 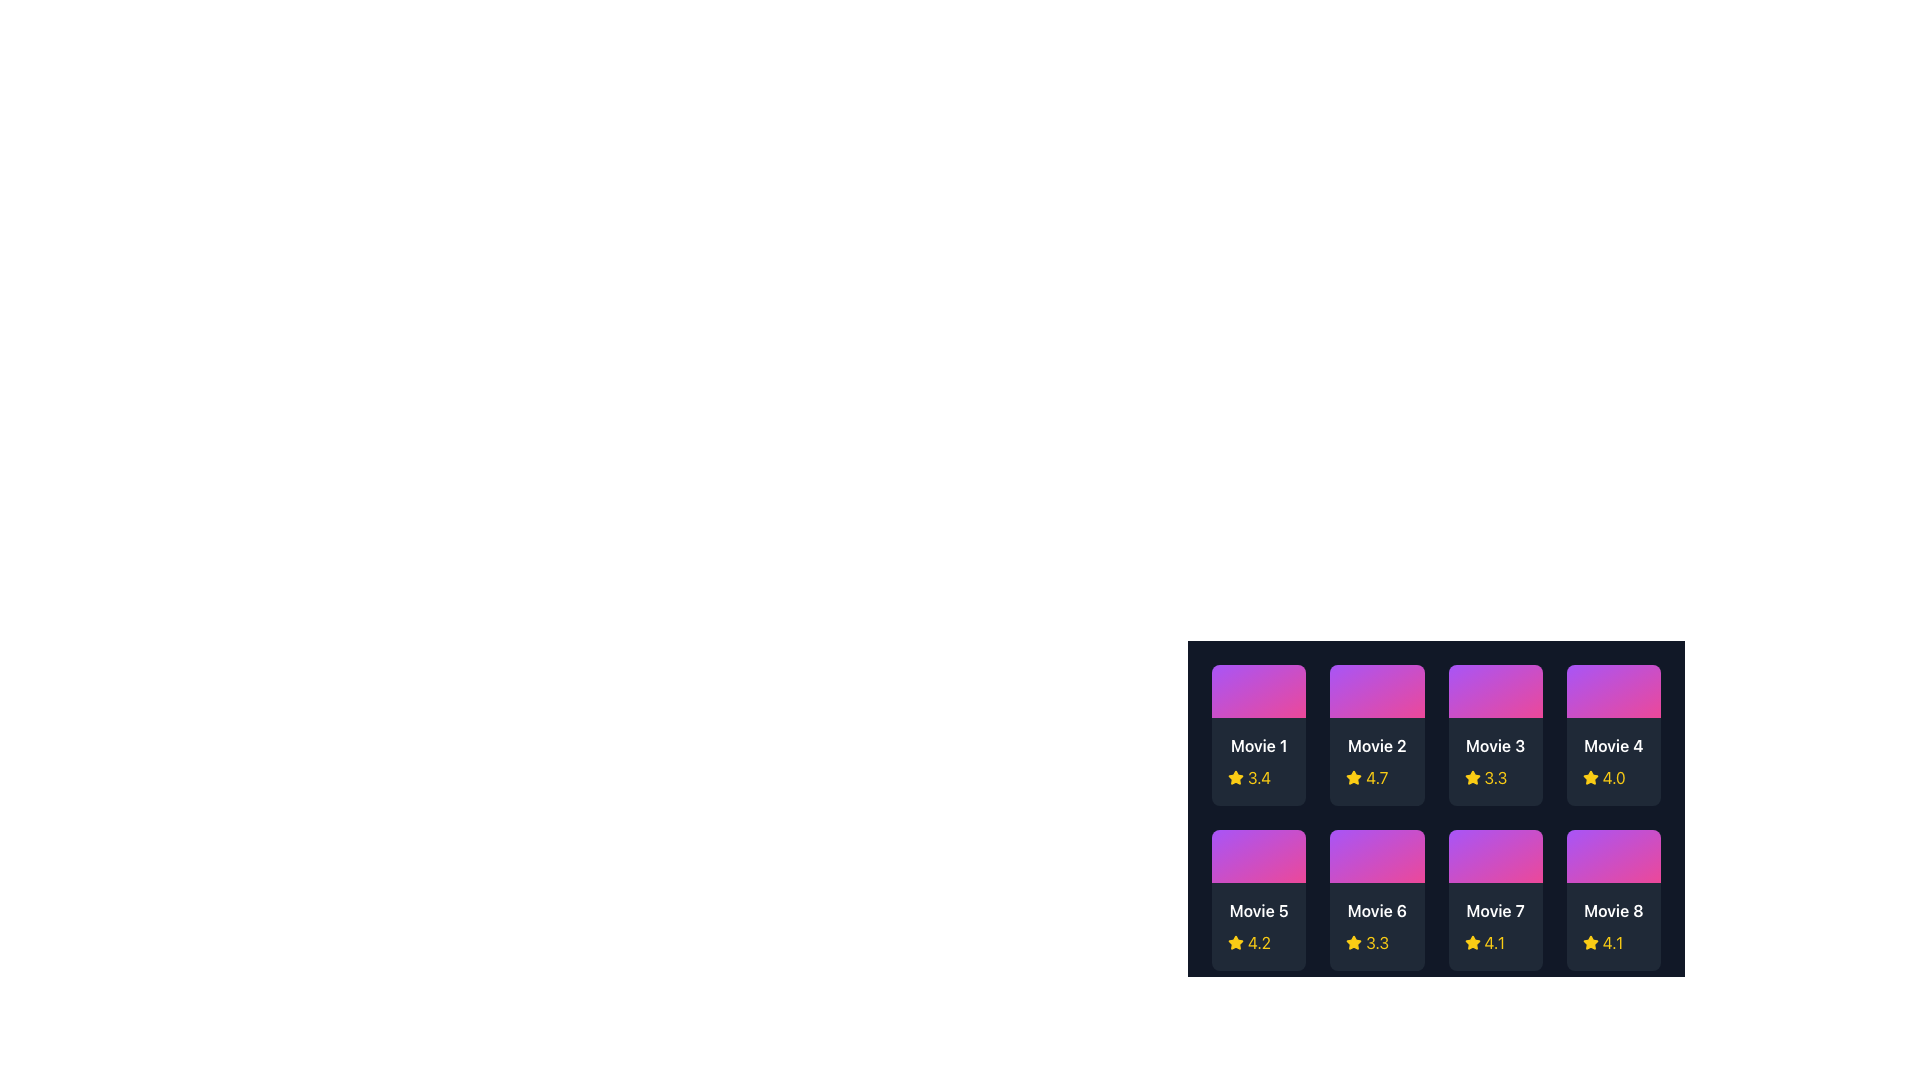 I want to click on rating value displayed as '4.7' next to the yellow star icon beneath the title 'Movie 2' in the second column of the first row, so click(x=1376, y=777).